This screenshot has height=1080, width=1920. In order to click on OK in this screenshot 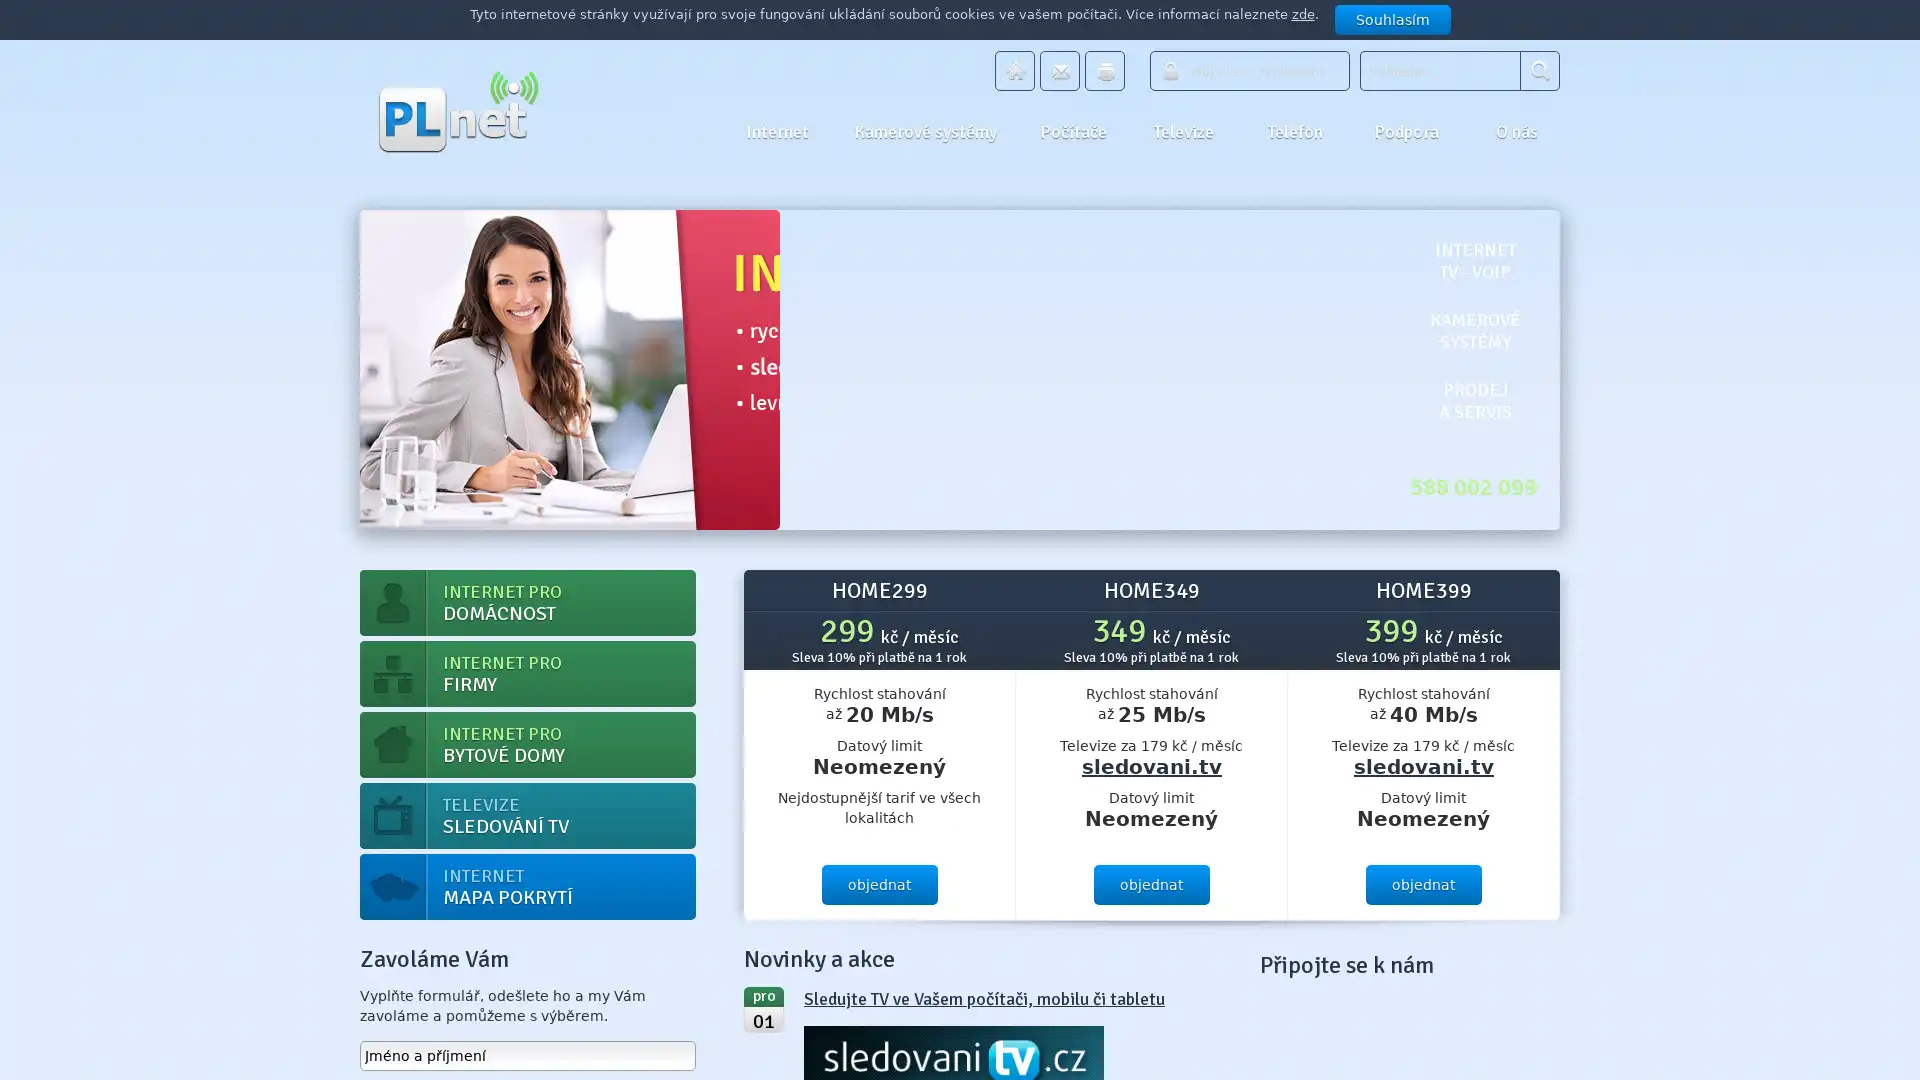, I will do `click(1539, 69)`.